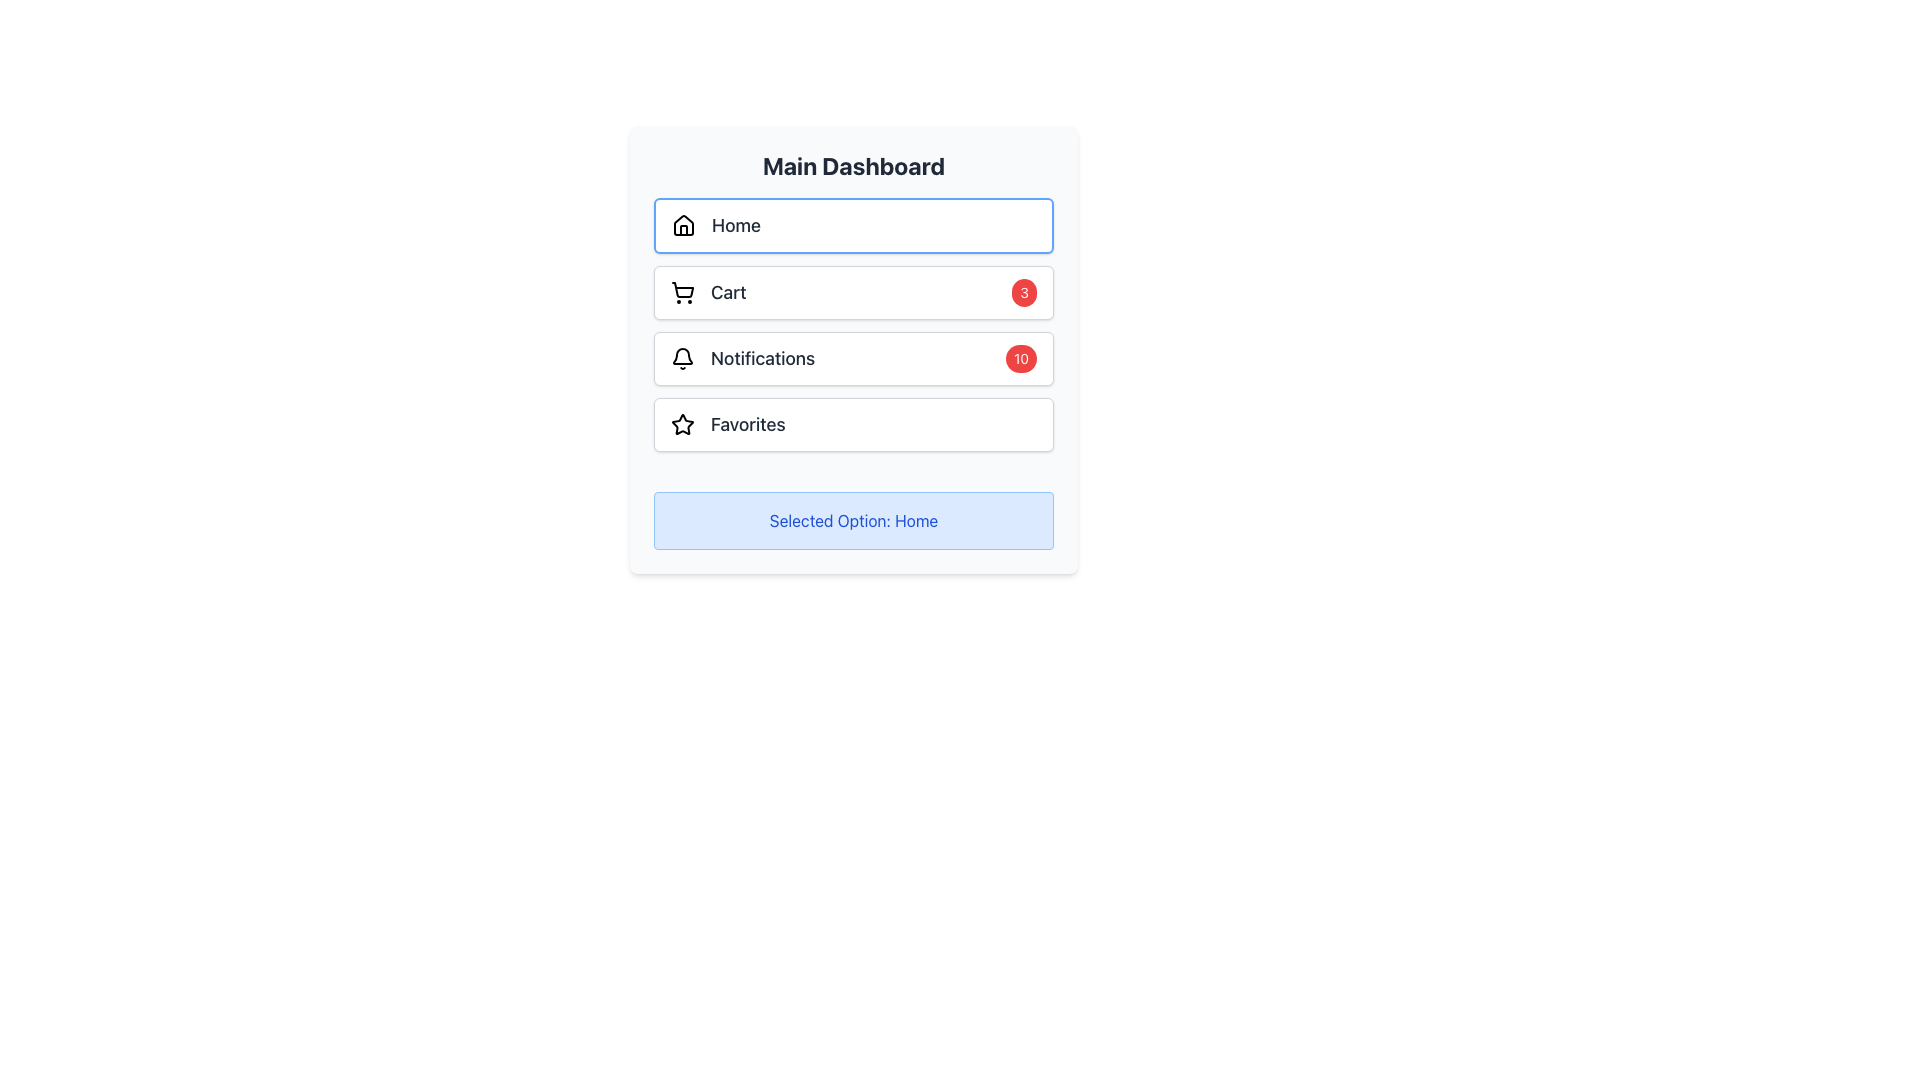  I want to click on the star-shaped icon with a hollow center and bold contour lines adjacent to the 'Favorites' label in the Main Dashboard interface, so click(682, 423).